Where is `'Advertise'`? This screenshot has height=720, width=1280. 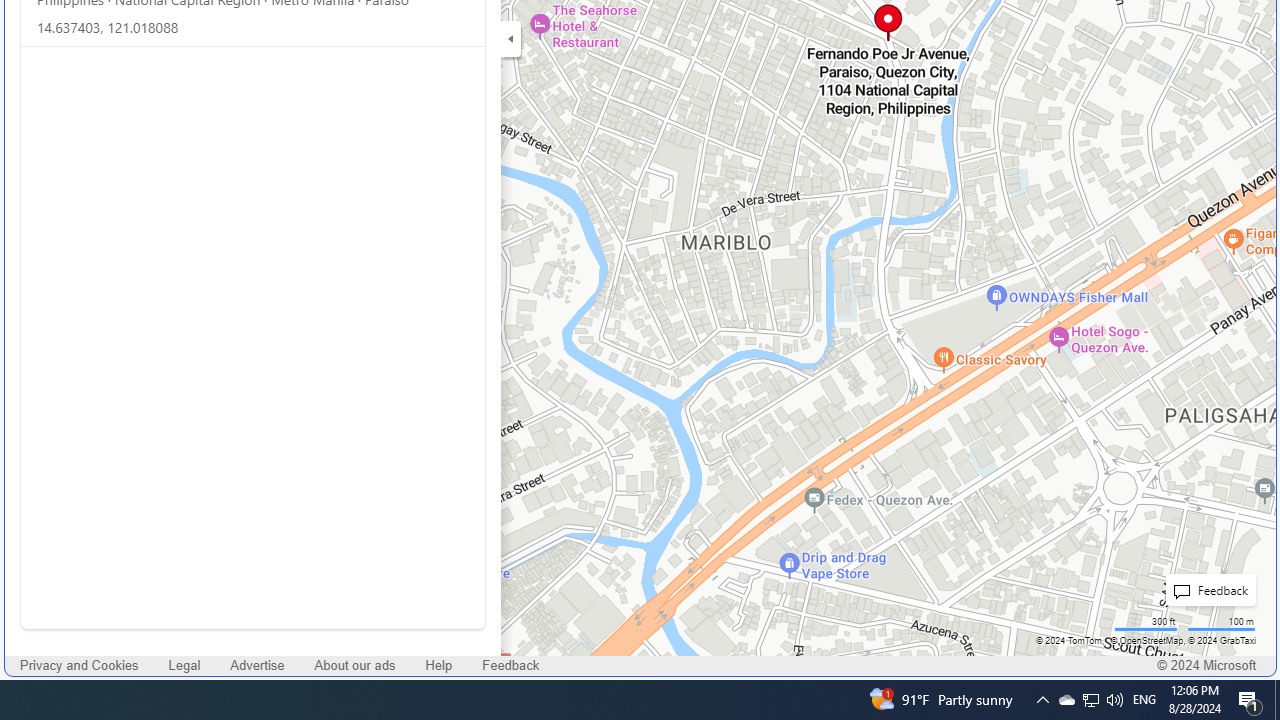 'Advertise' is located at coordinates (256, 665).